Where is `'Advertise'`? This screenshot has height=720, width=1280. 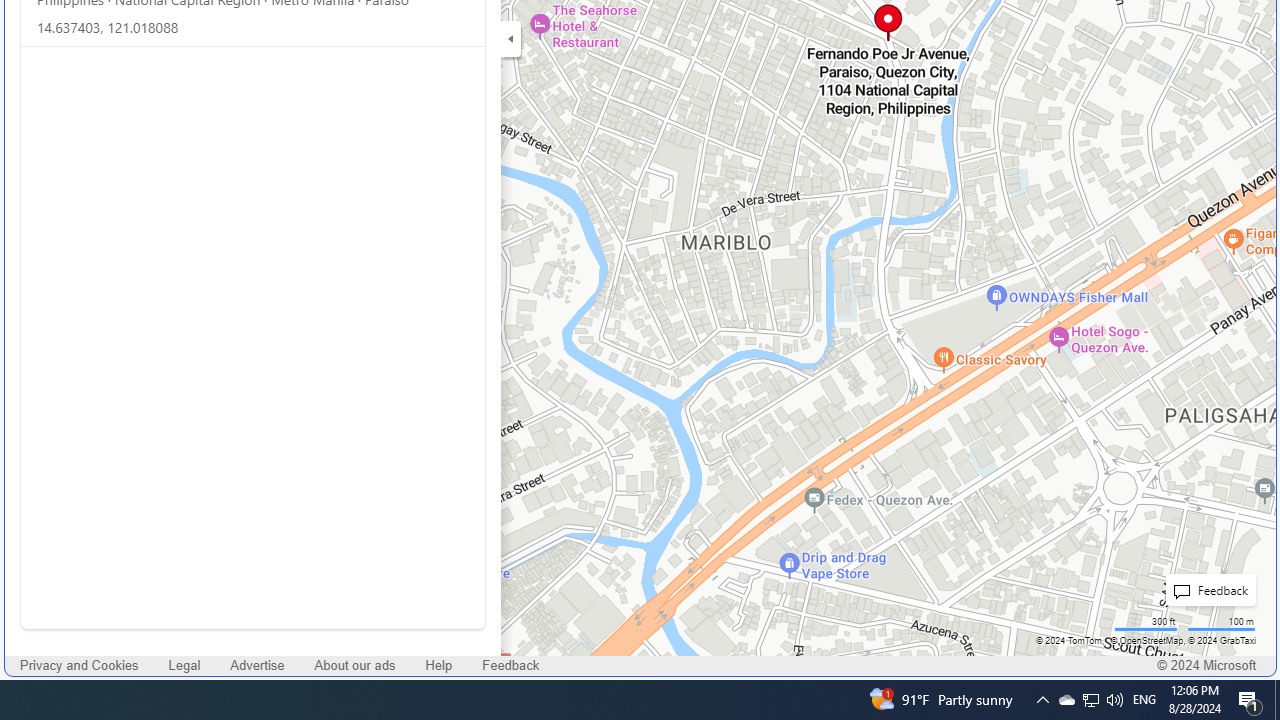 'Advertise' is located at coordinates (256, 665).